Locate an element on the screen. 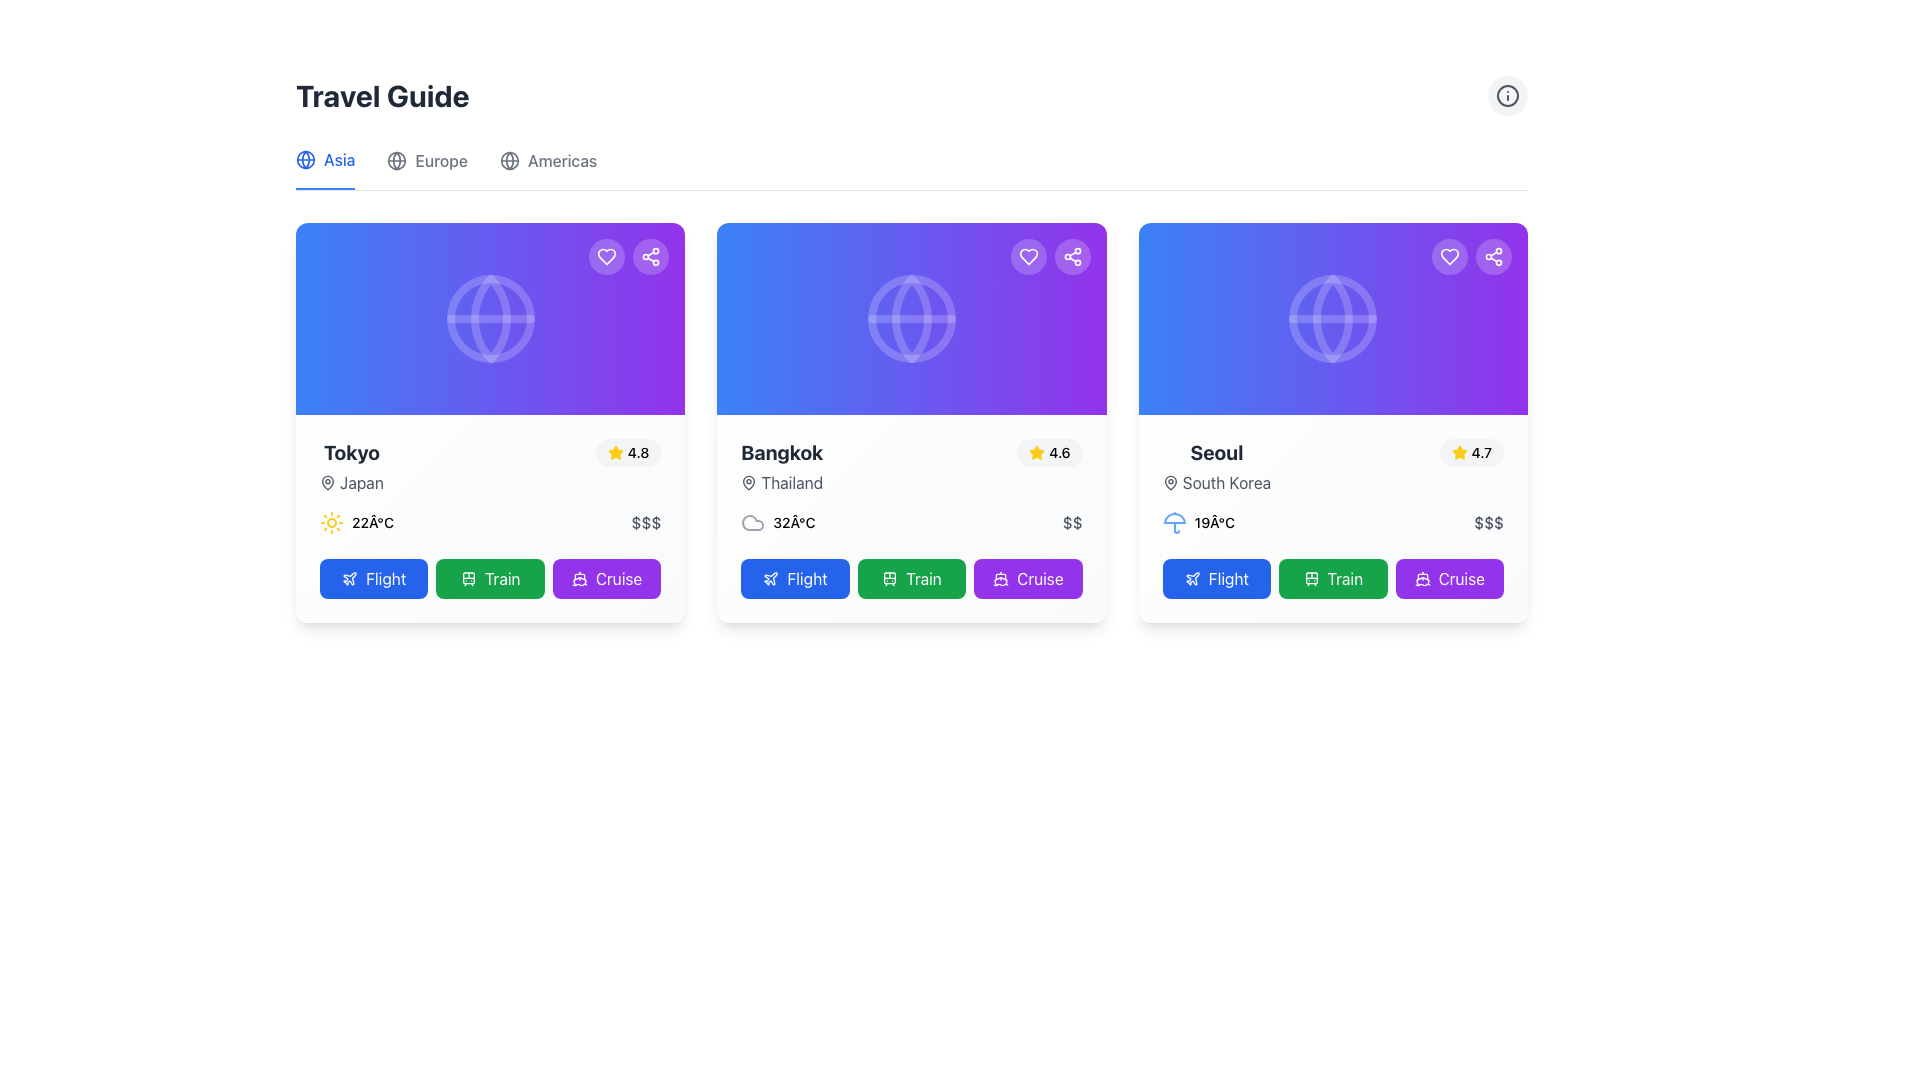 This screenshot has width=1920, height=1080. the 'Americas' button in the navigation menu, which features a globe icon and is styled with gray text that changes on hover is located at coordinates (548, 168).